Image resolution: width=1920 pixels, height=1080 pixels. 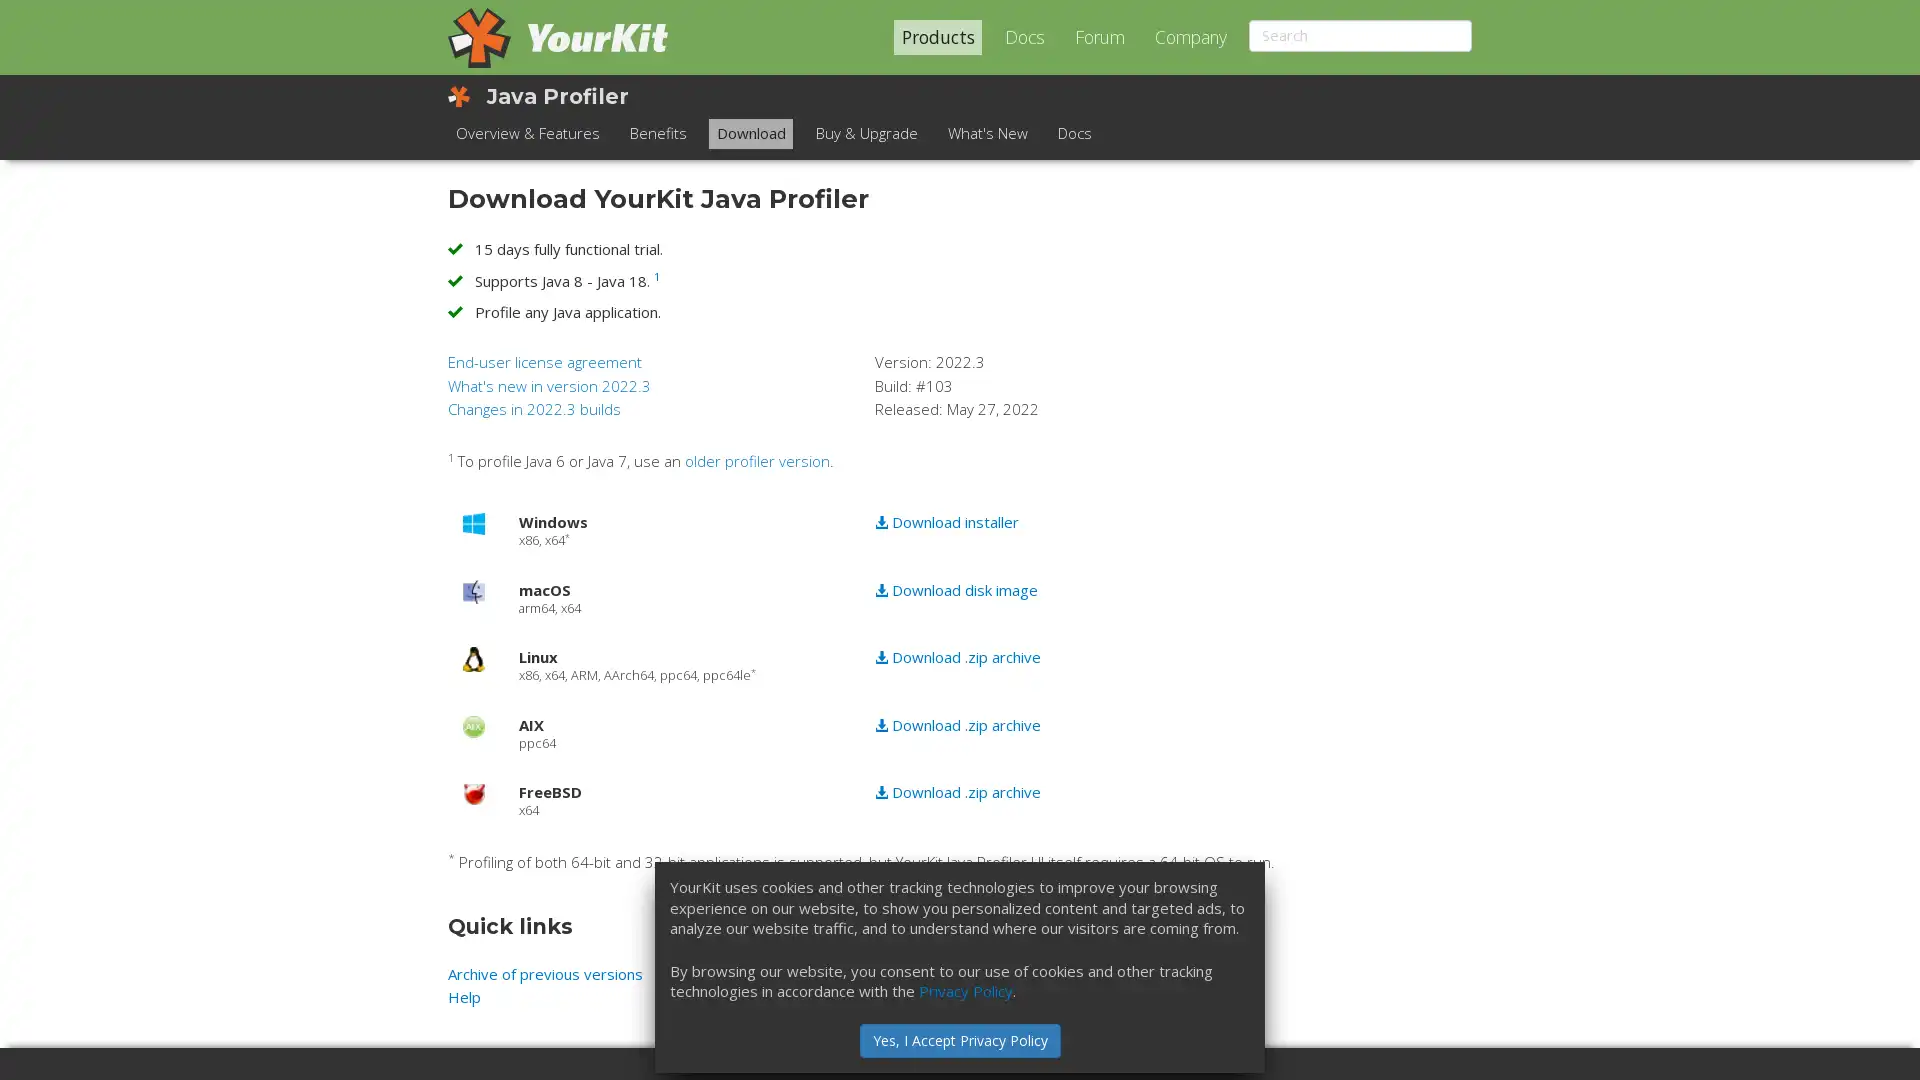 What do you see at coordinates (958, 1039) in the screenshot?
I see `Yes, I Accept Privacy Policy` at bounding box center [958, 1039].